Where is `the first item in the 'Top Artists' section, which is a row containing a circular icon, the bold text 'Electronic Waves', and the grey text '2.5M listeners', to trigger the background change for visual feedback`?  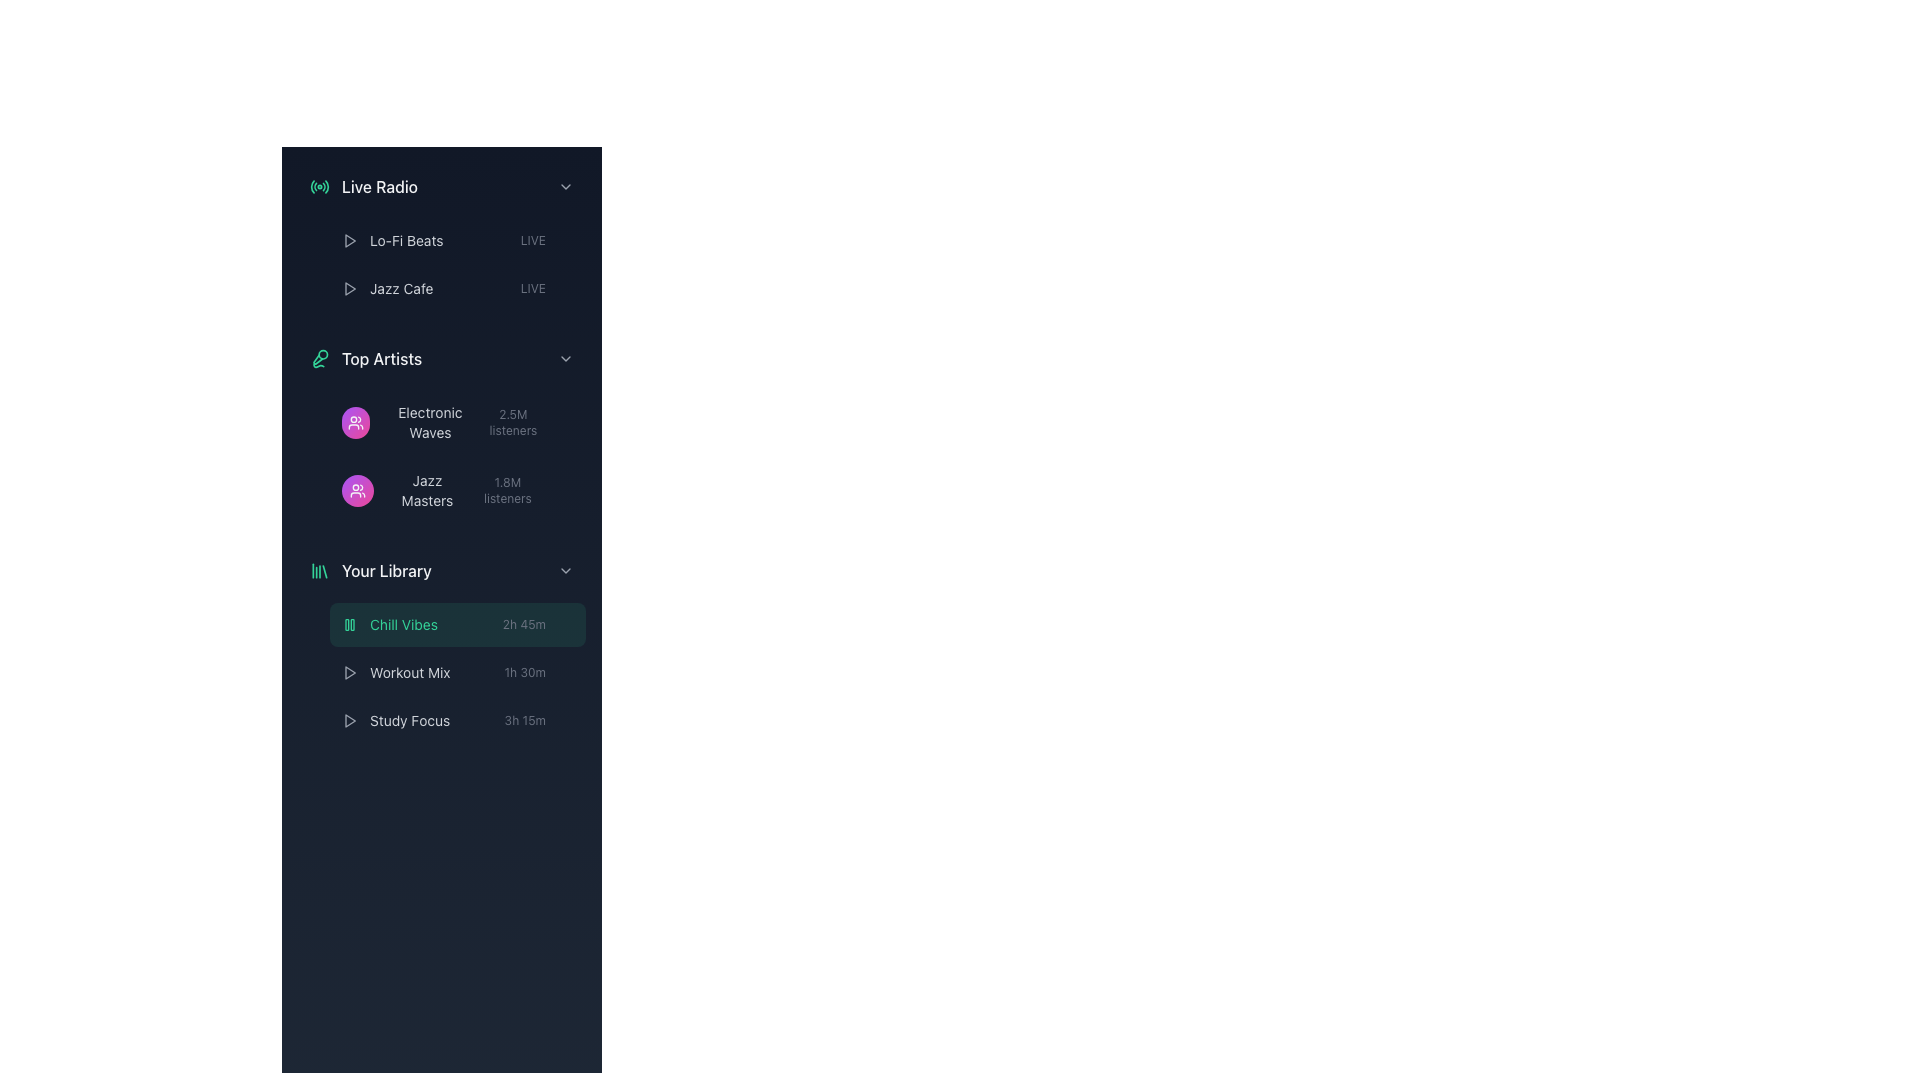 the first item in the 'Top Artists' section, which is a row containing a circular icon, the bold text 'Electronic Waves', and the grey text '2.5M listeners', to trigger the background change for visual feedback is located at coordinates (456, 422).